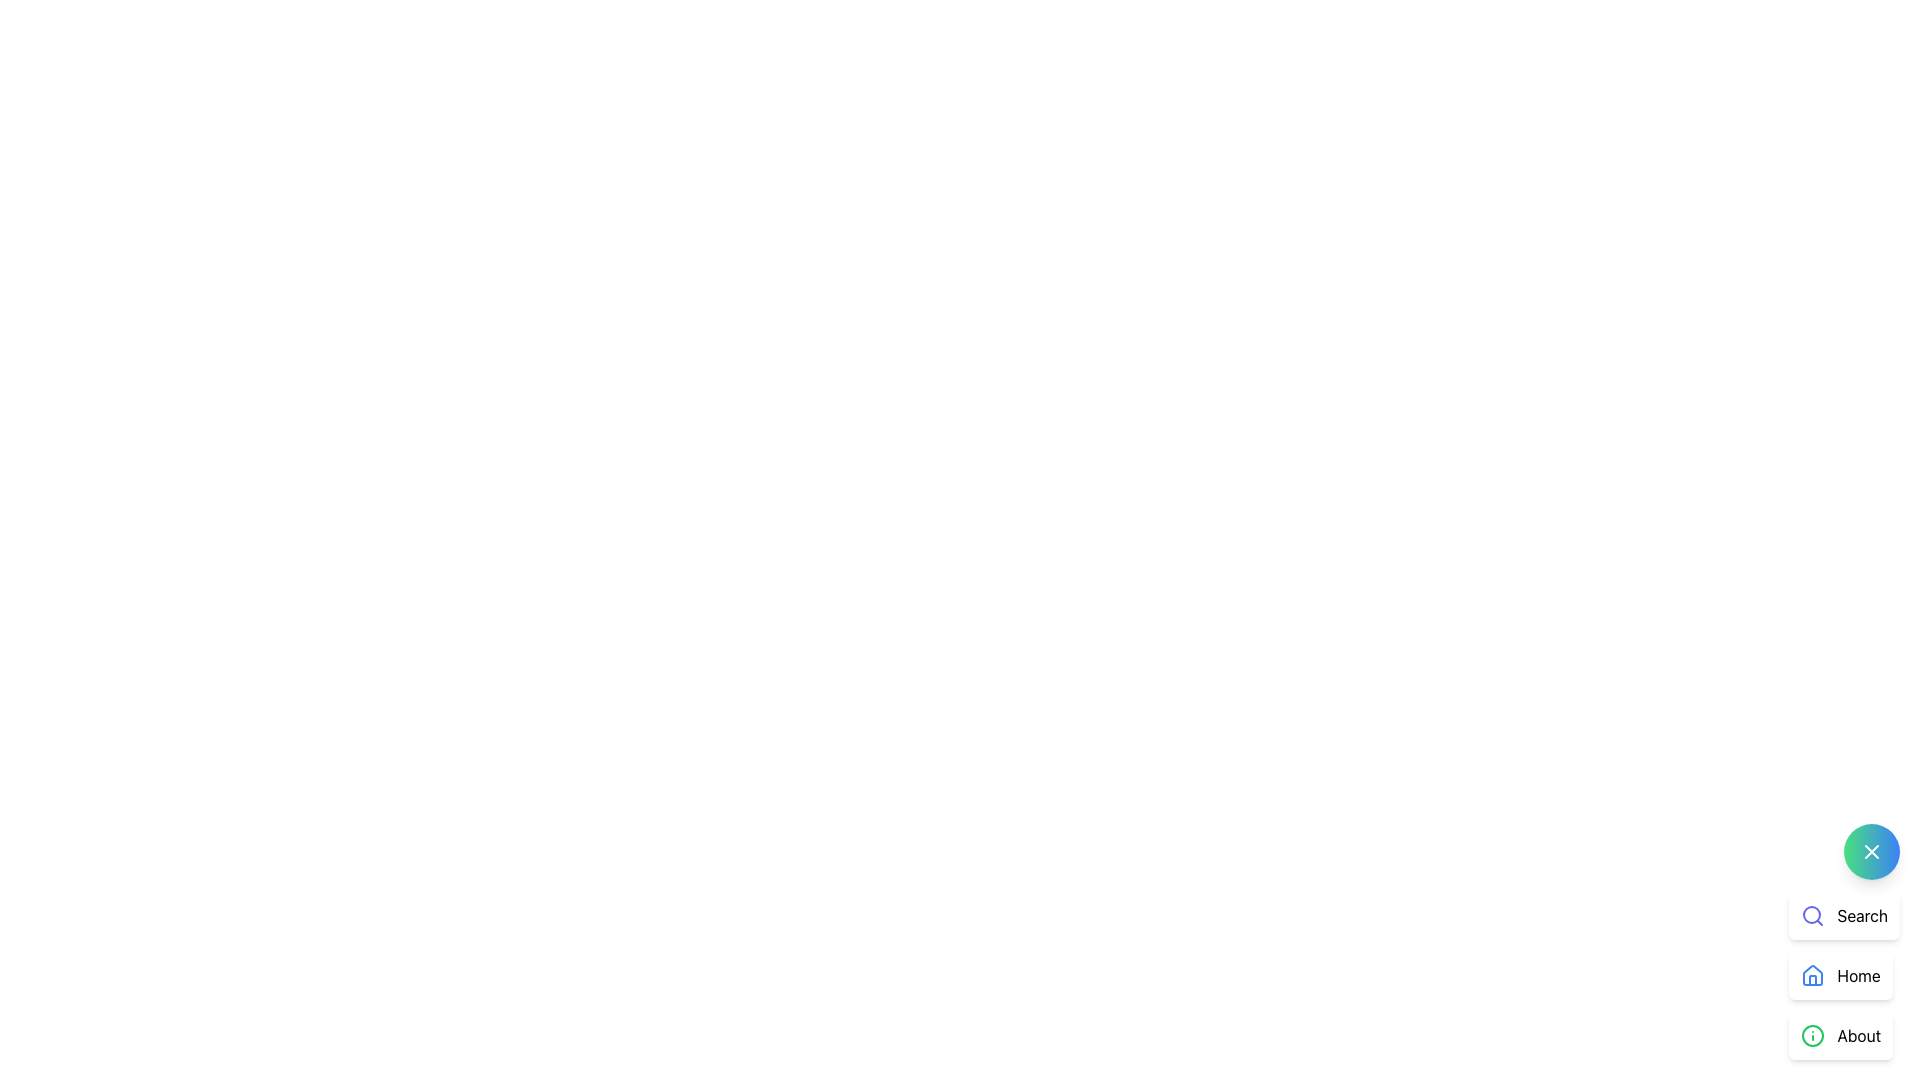 This screenshot has height=1080, width=1920. Describe the element at coordinates (1843, 915) in the screenshot. I see `the topmost button in the vertical stack located in the bottom-right corner of the interface` at that location.